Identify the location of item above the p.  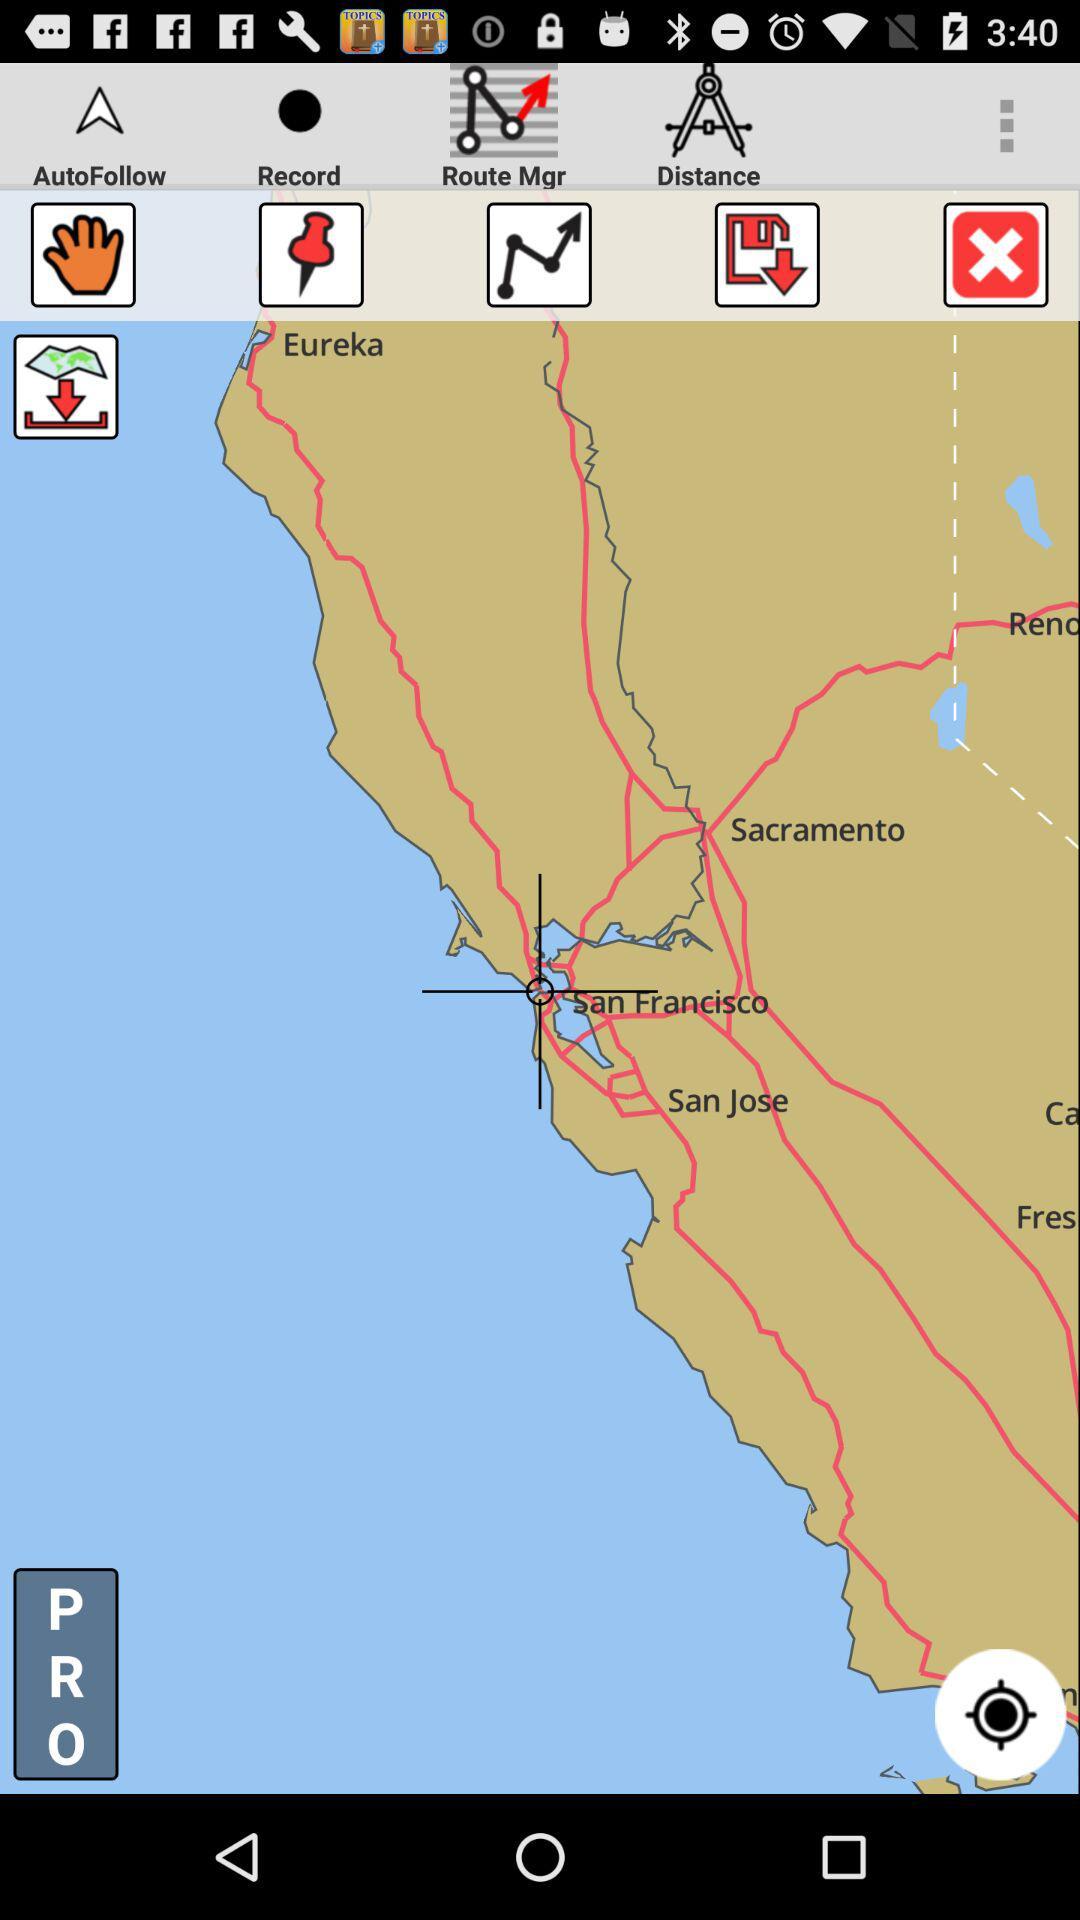
(64, 387).